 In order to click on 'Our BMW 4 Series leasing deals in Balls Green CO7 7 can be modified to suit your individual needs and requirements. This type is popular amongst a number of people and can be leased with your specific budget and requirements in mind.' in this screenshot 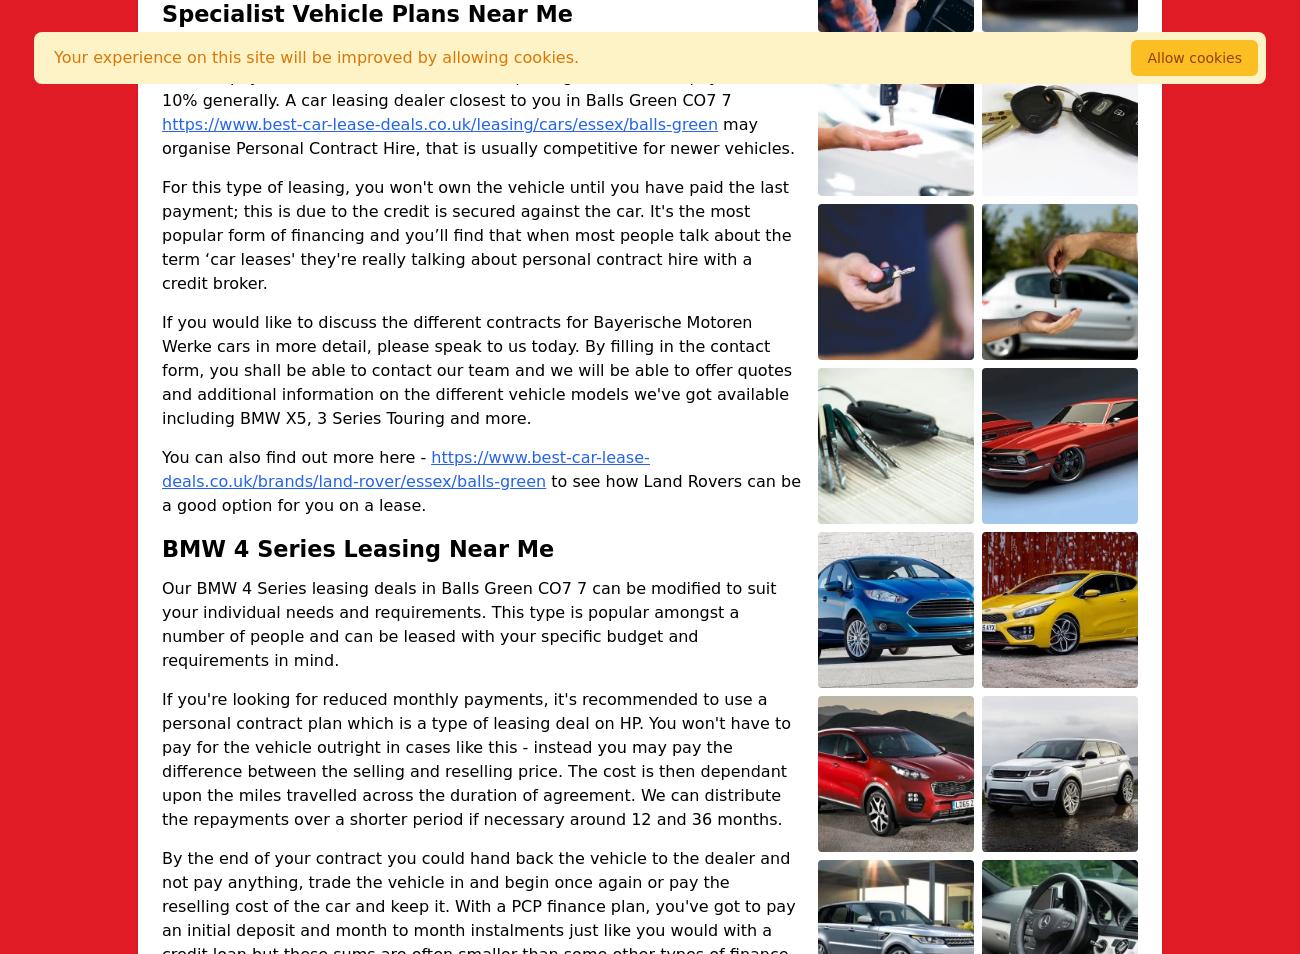, I will do `click(468, 622)`.